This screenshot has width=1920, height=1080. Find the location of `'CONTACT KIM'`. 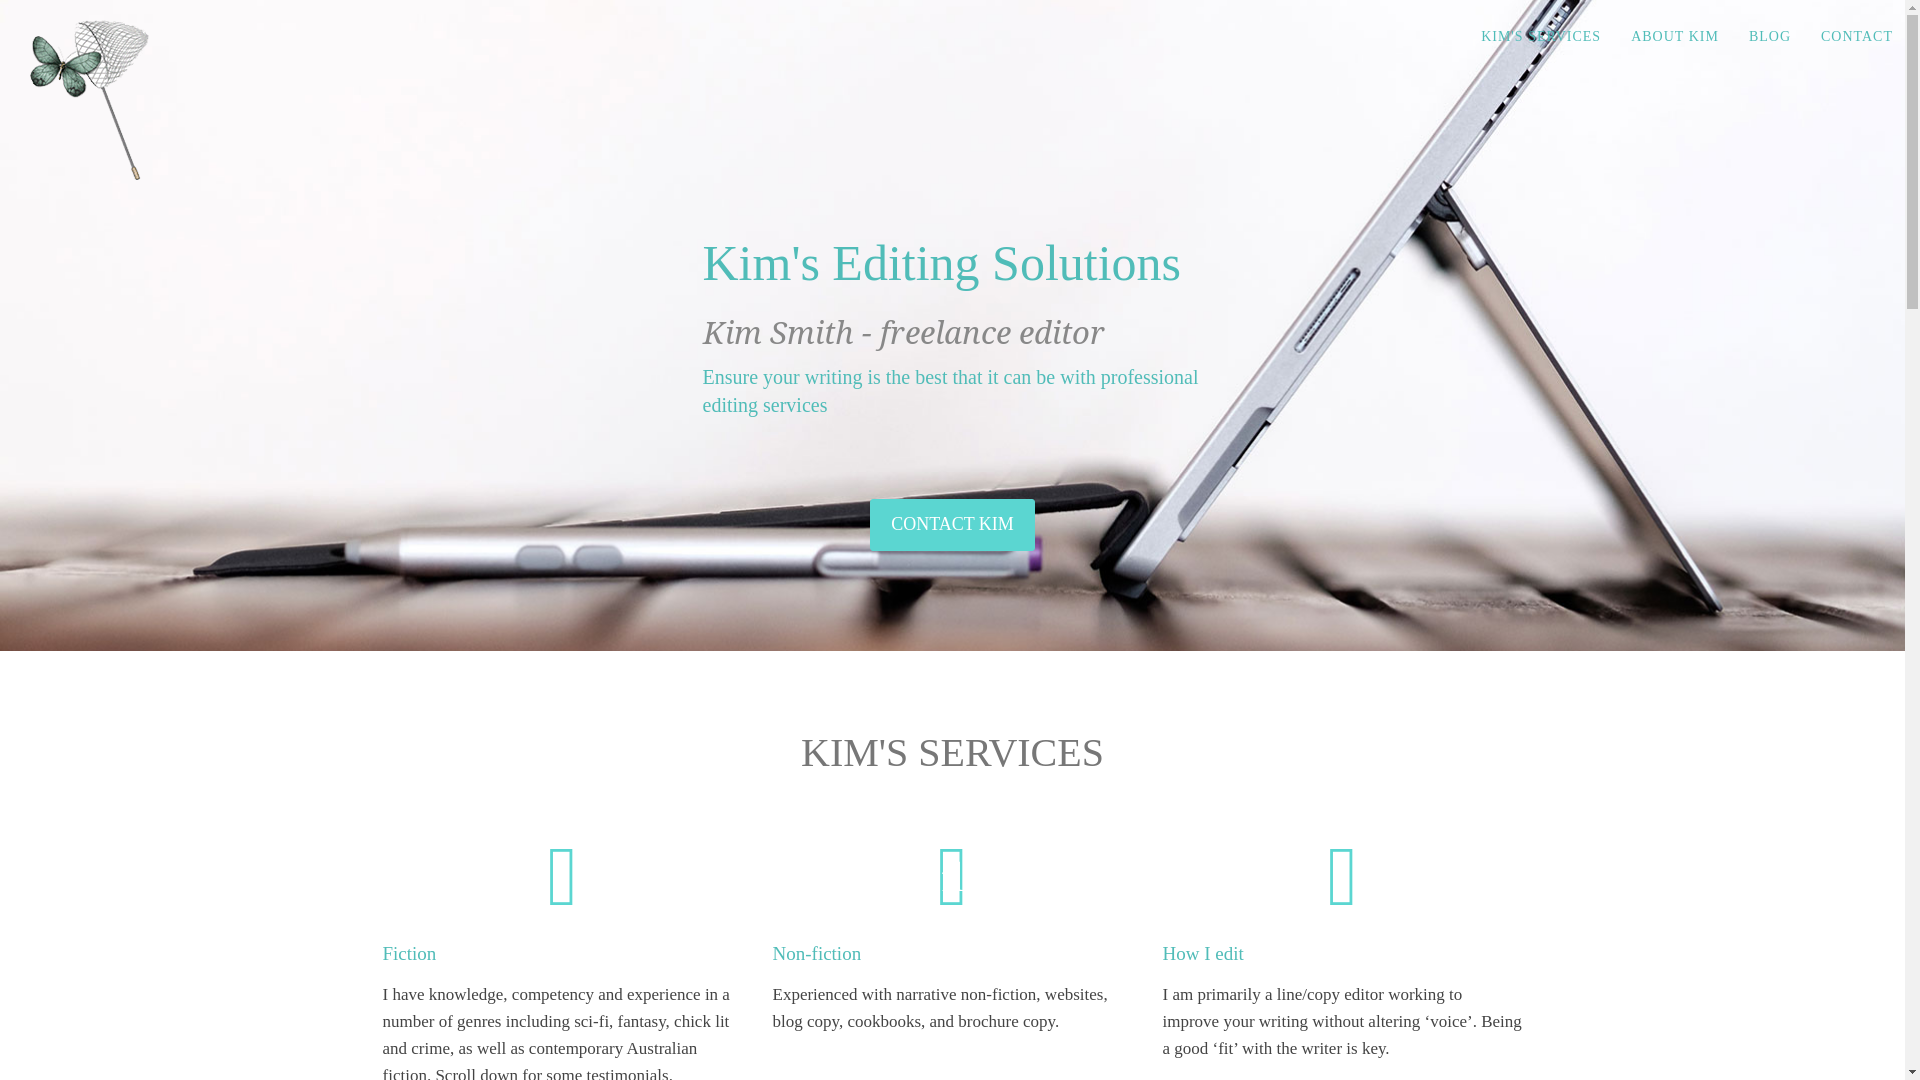

'CONTACT KIM' is located at coordinates (951, 523).